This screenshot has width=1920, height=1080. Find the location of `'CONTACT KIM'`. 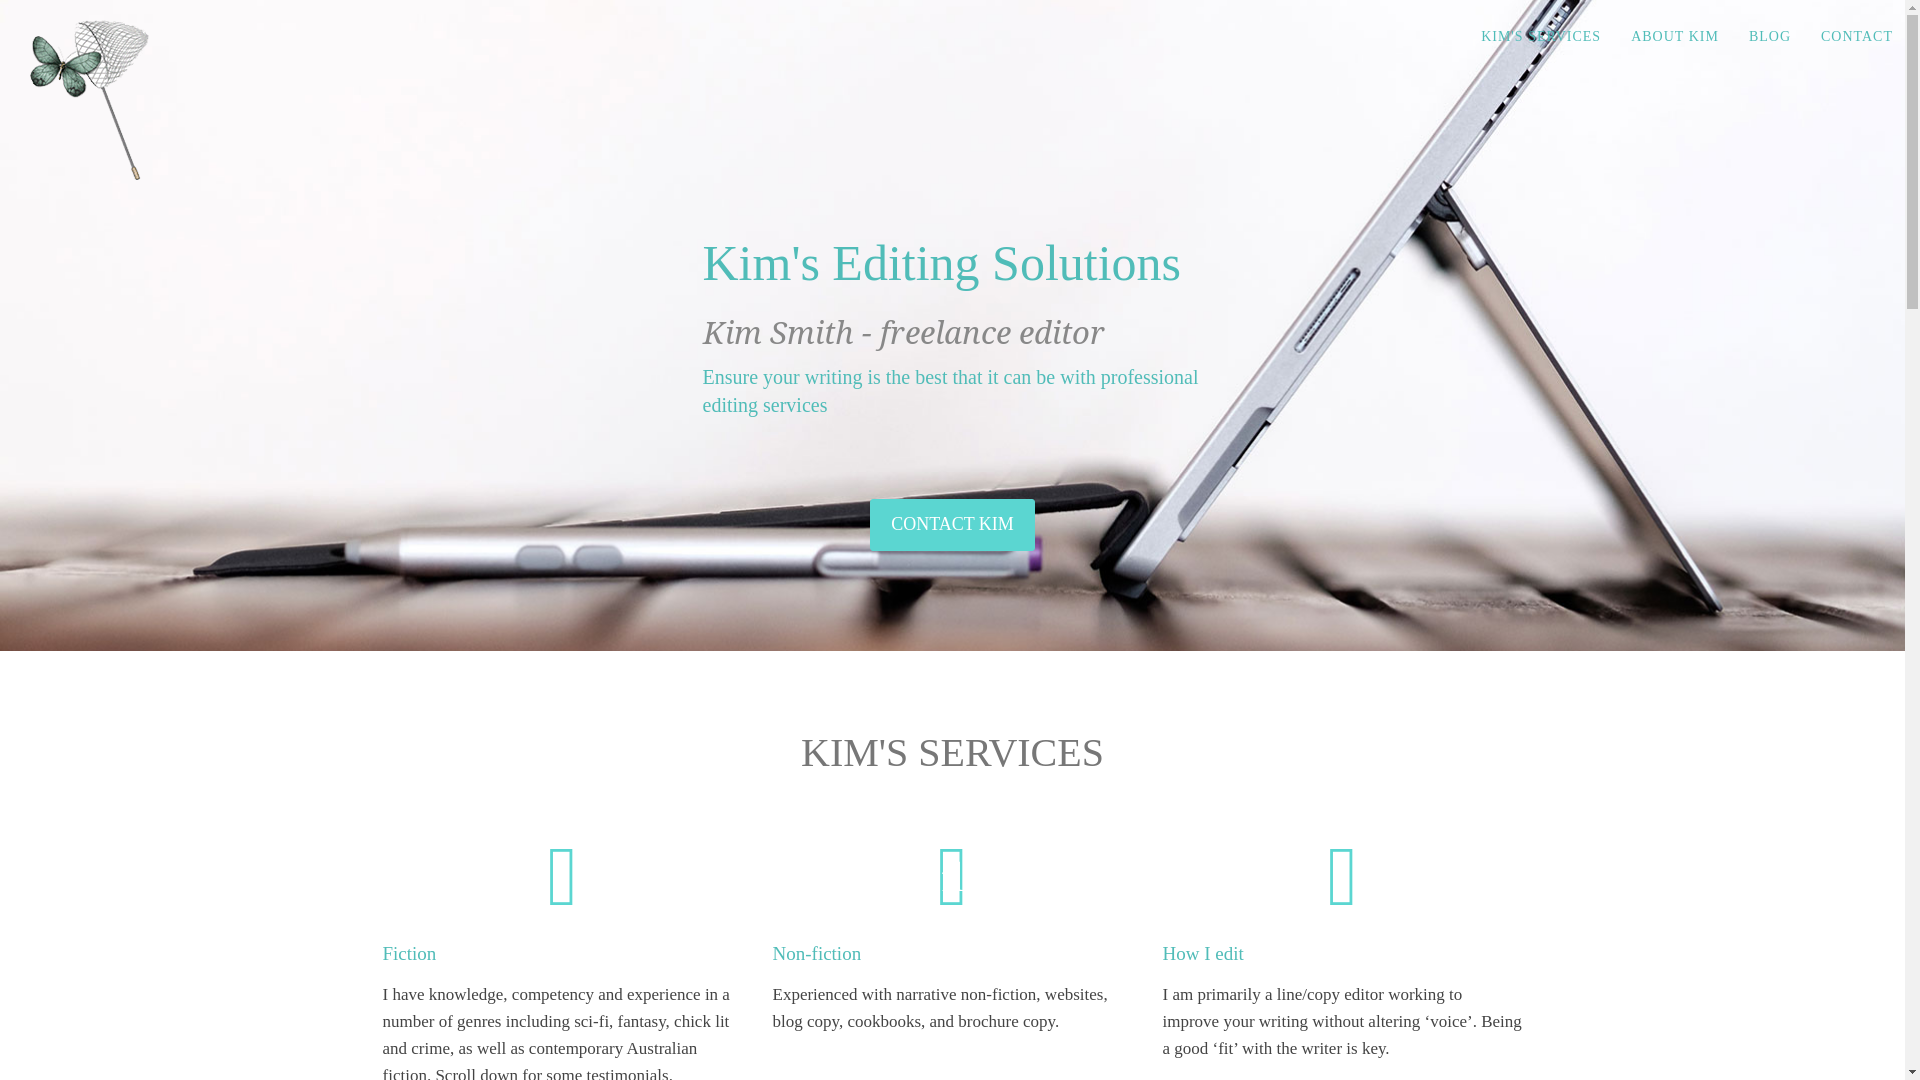

'CONTACT KIM' is located at coordinates (951, 523).